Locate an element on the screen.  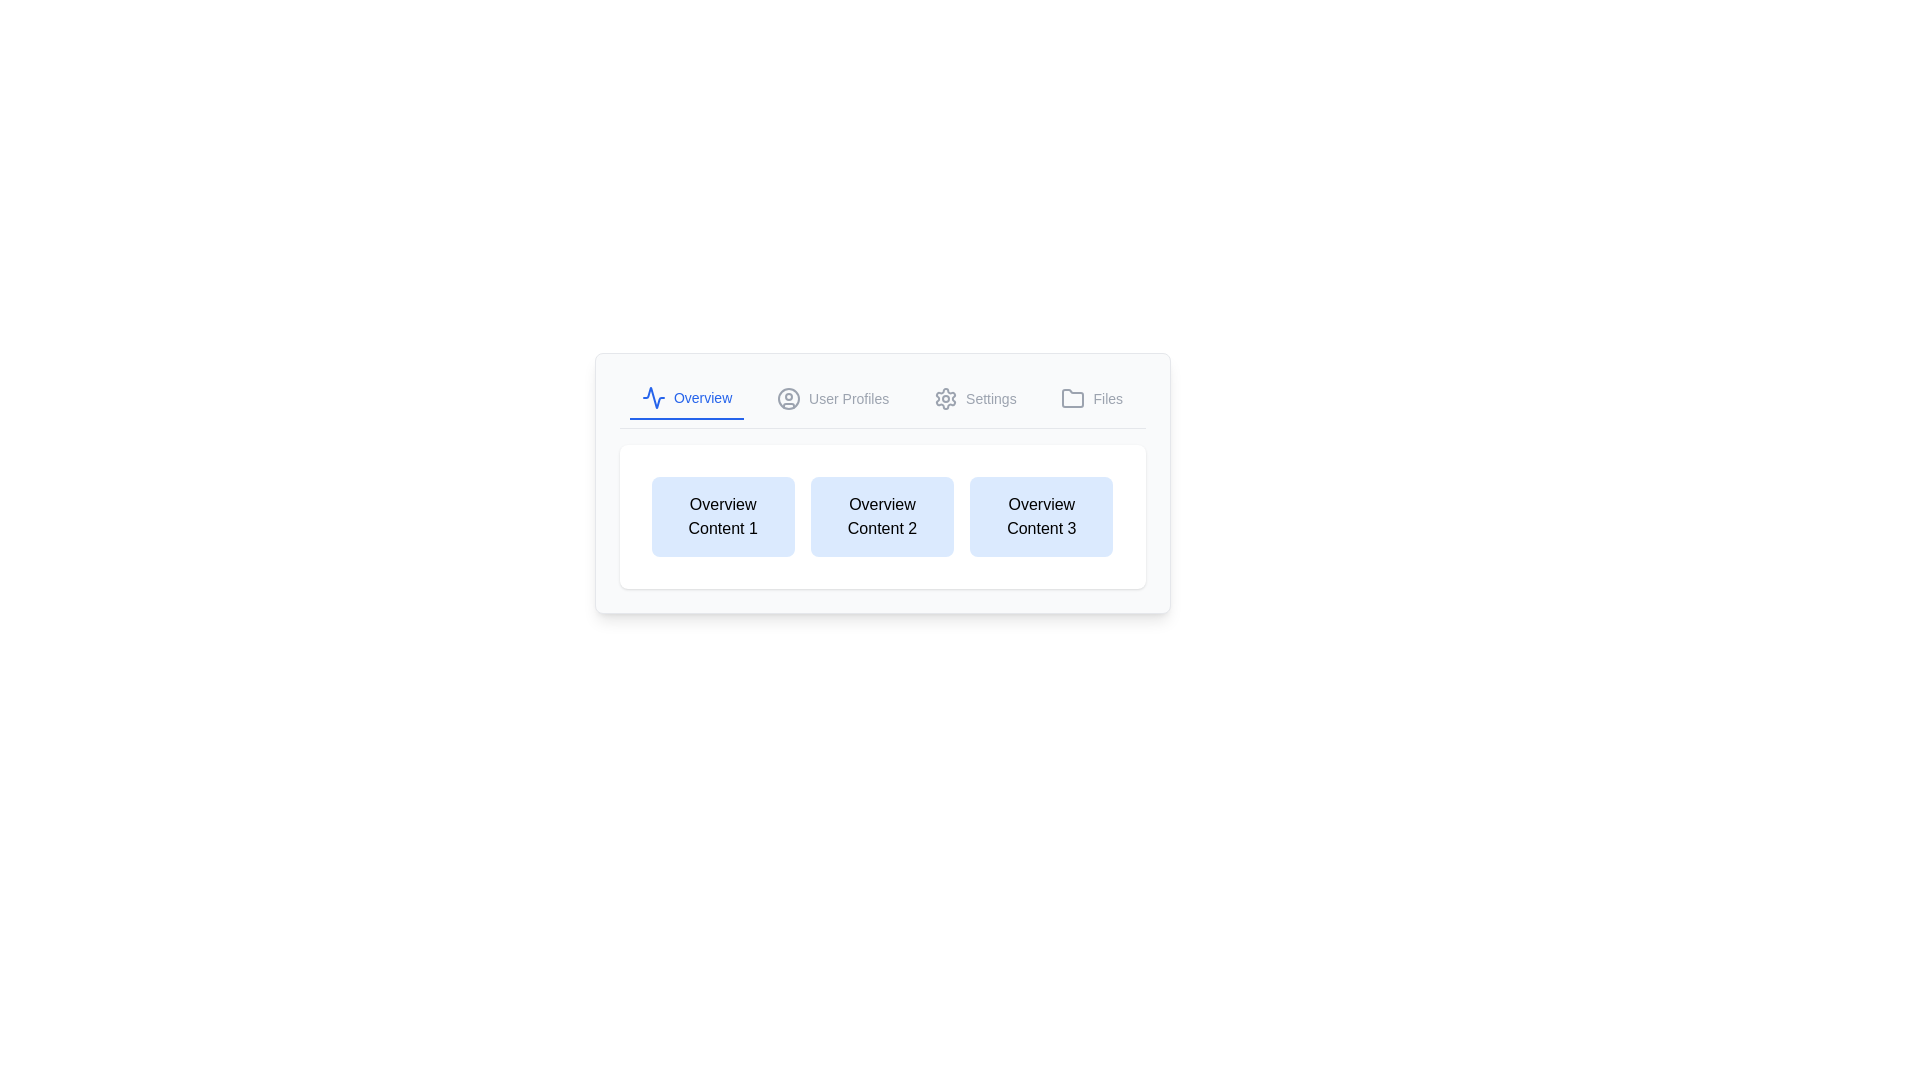
the blue waveform icon in the 'Overview' tab is located at coordinates (653, 397).